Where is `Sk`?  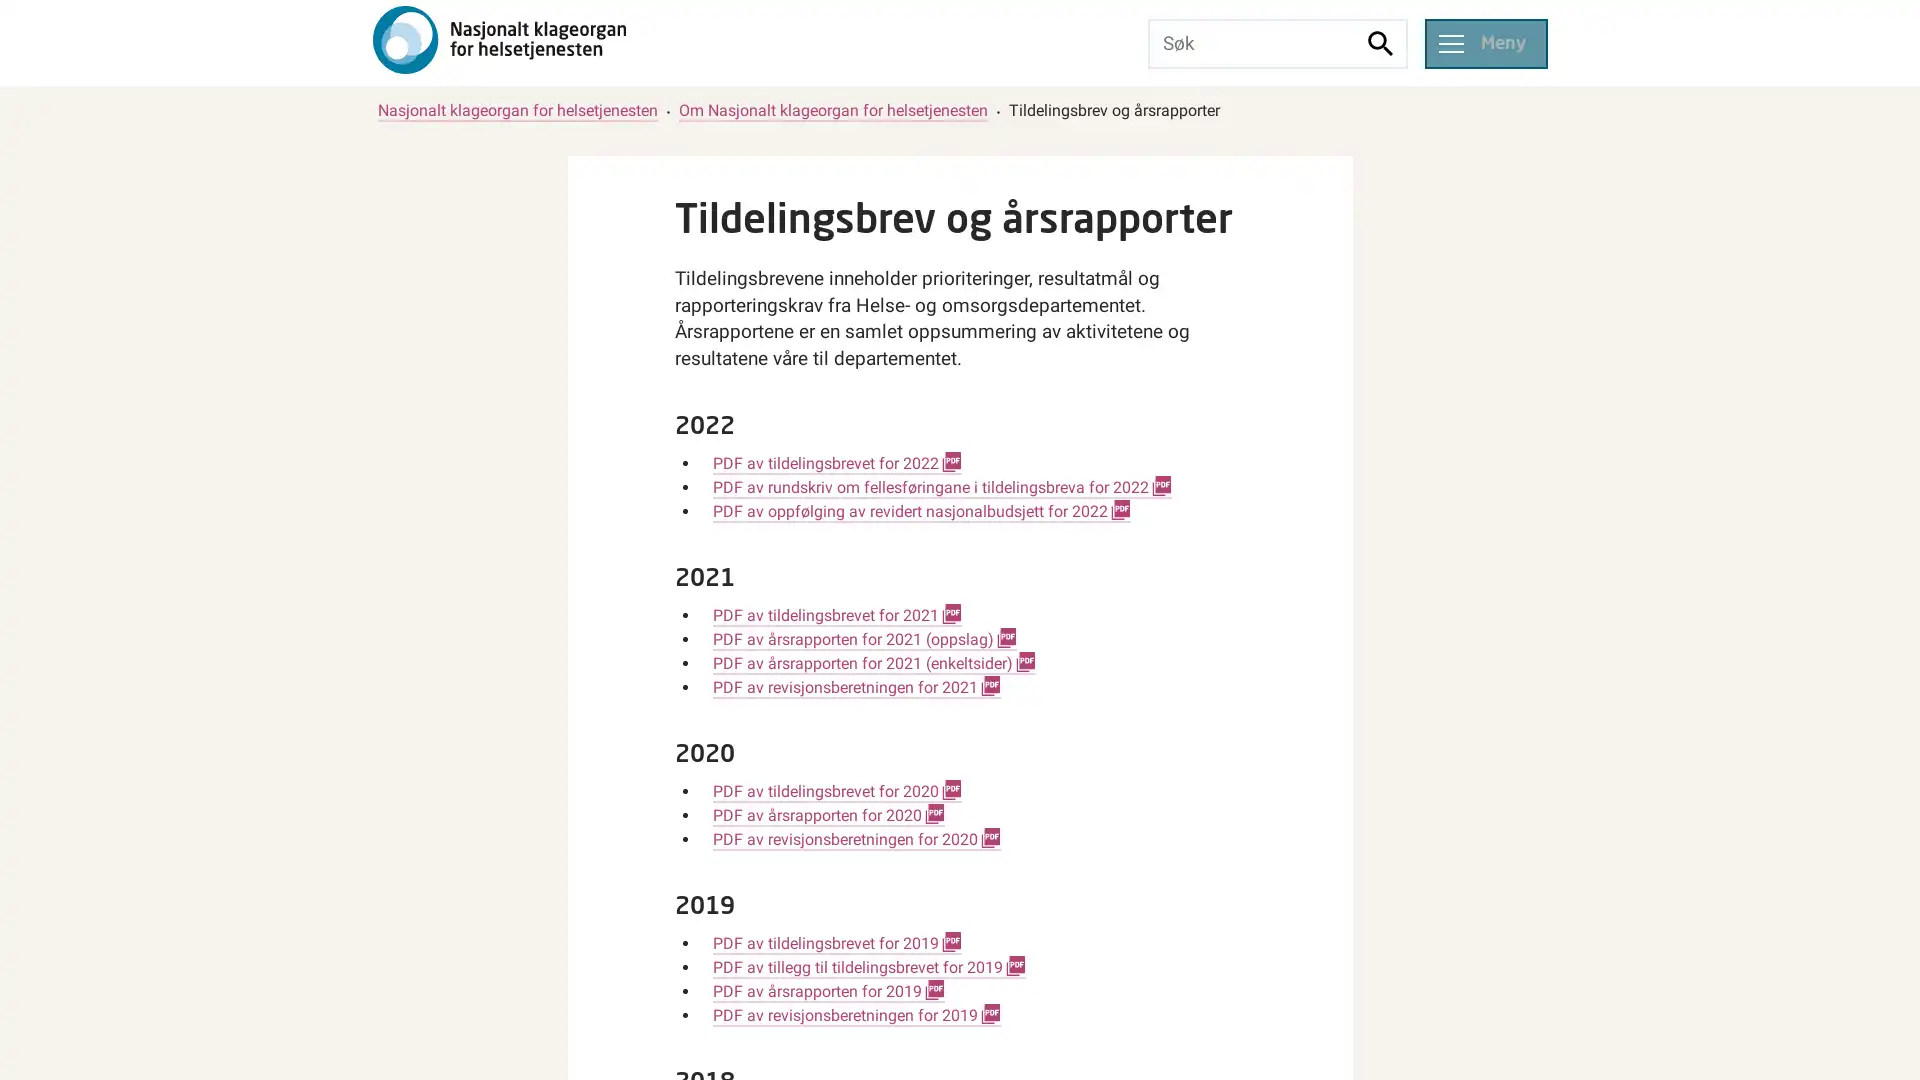 Sk is located at coordinates (1380, 42).